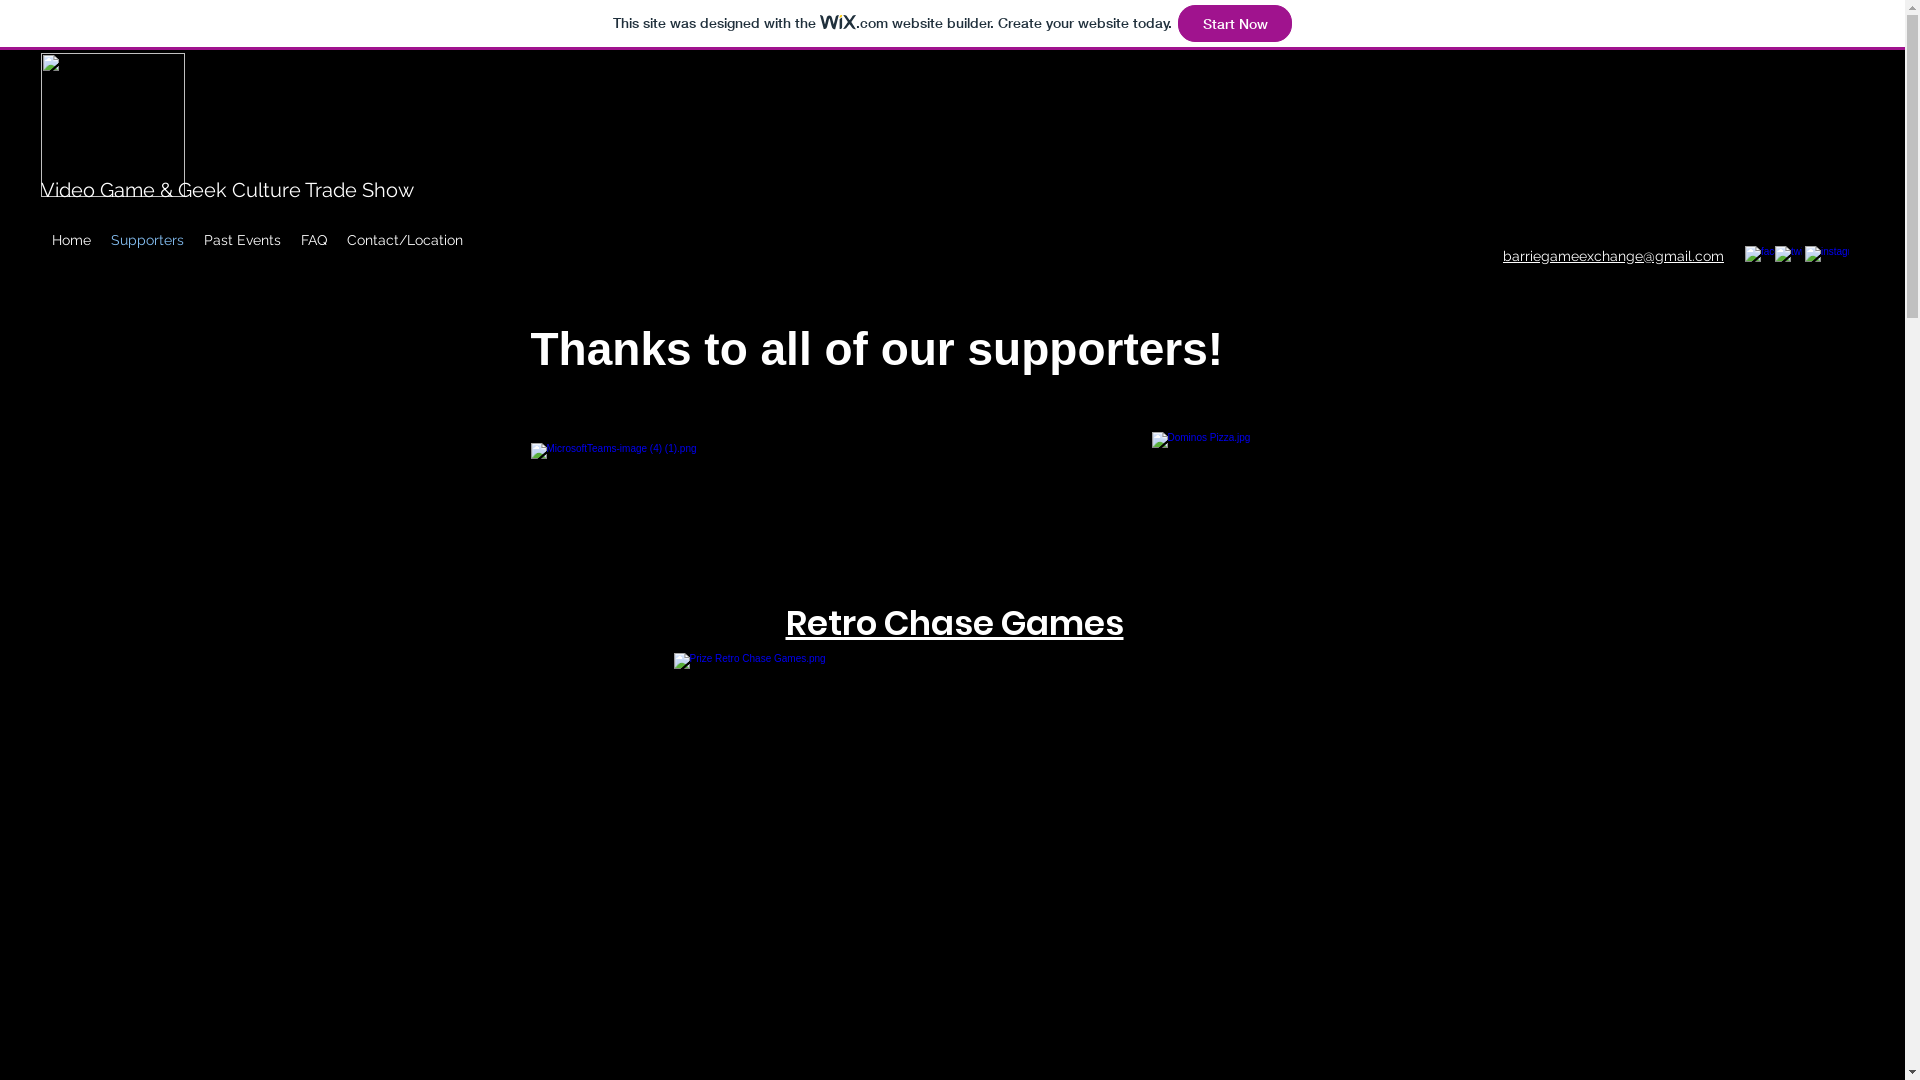  I want to click on 'barriegameexchange@gmail.com', so click(1613, 254).